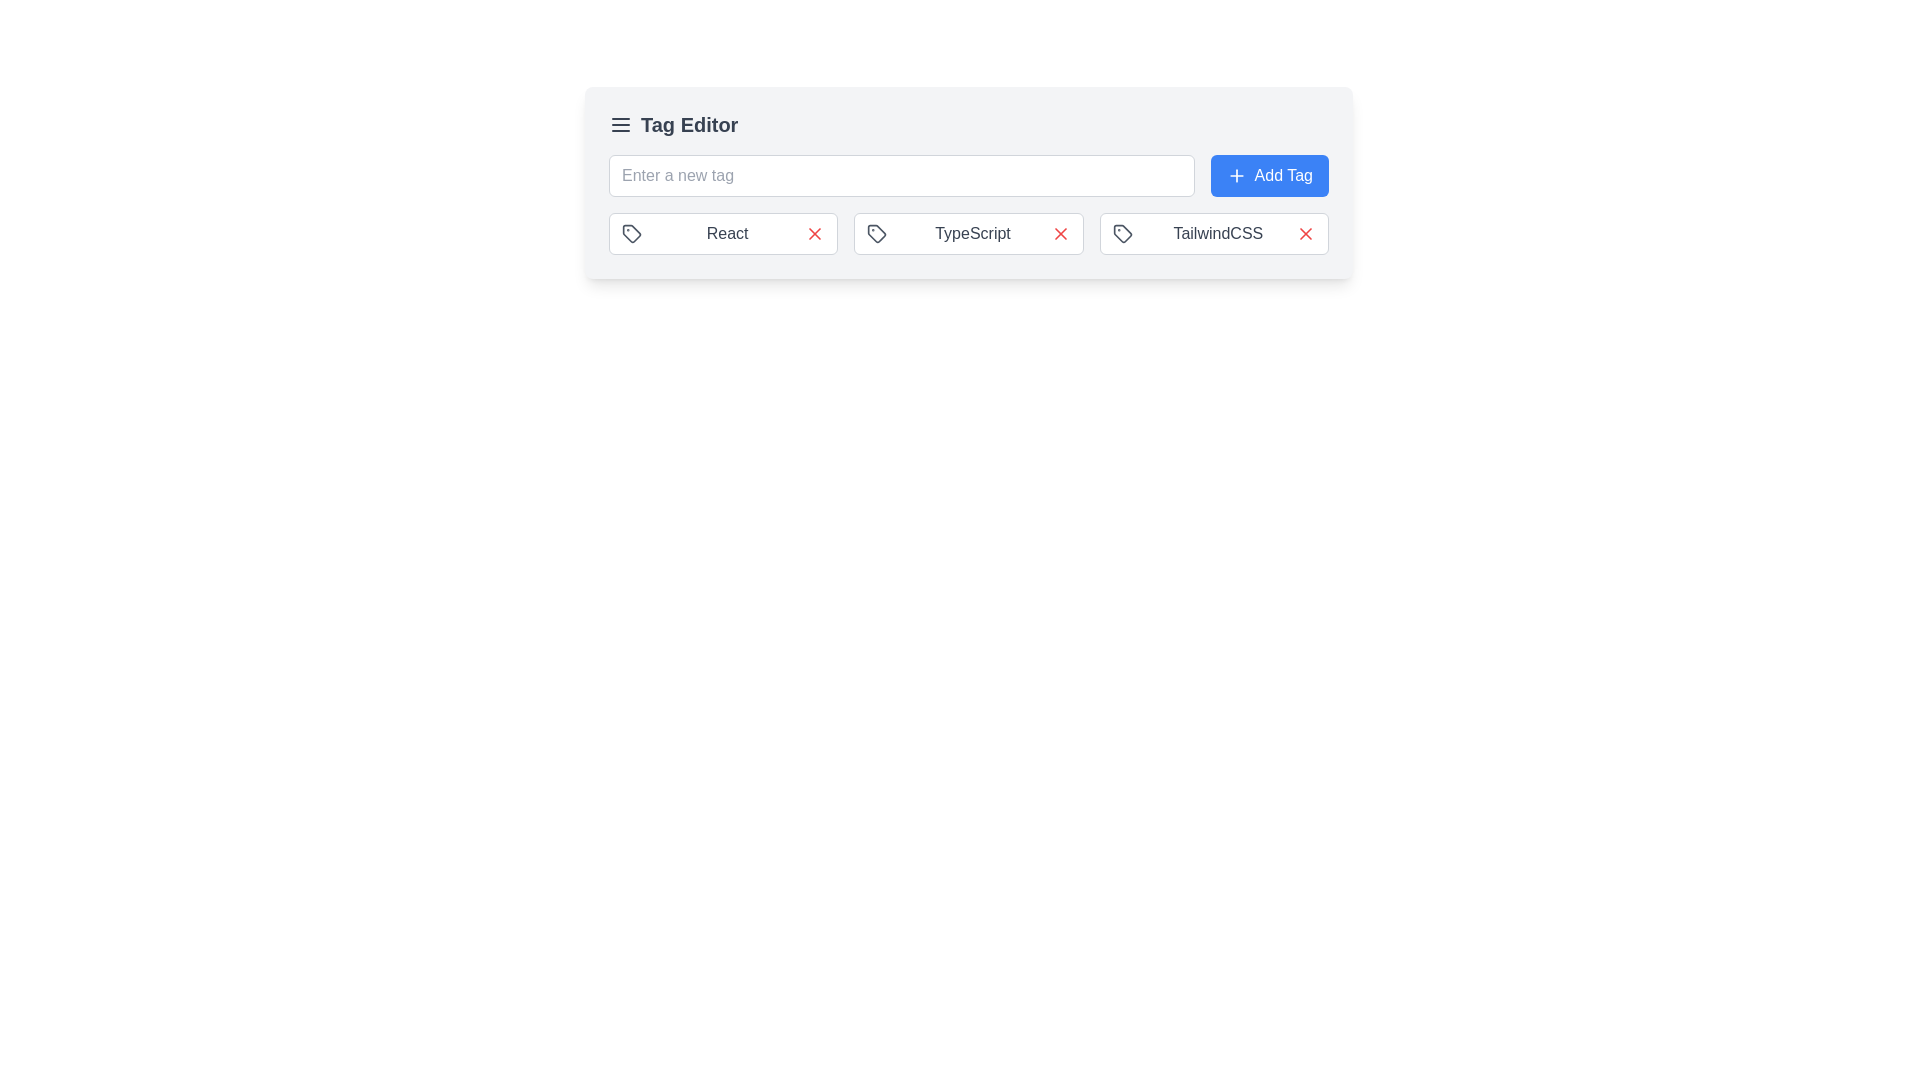  I want to click on the text label 'TypeScript', so click(973, 233).